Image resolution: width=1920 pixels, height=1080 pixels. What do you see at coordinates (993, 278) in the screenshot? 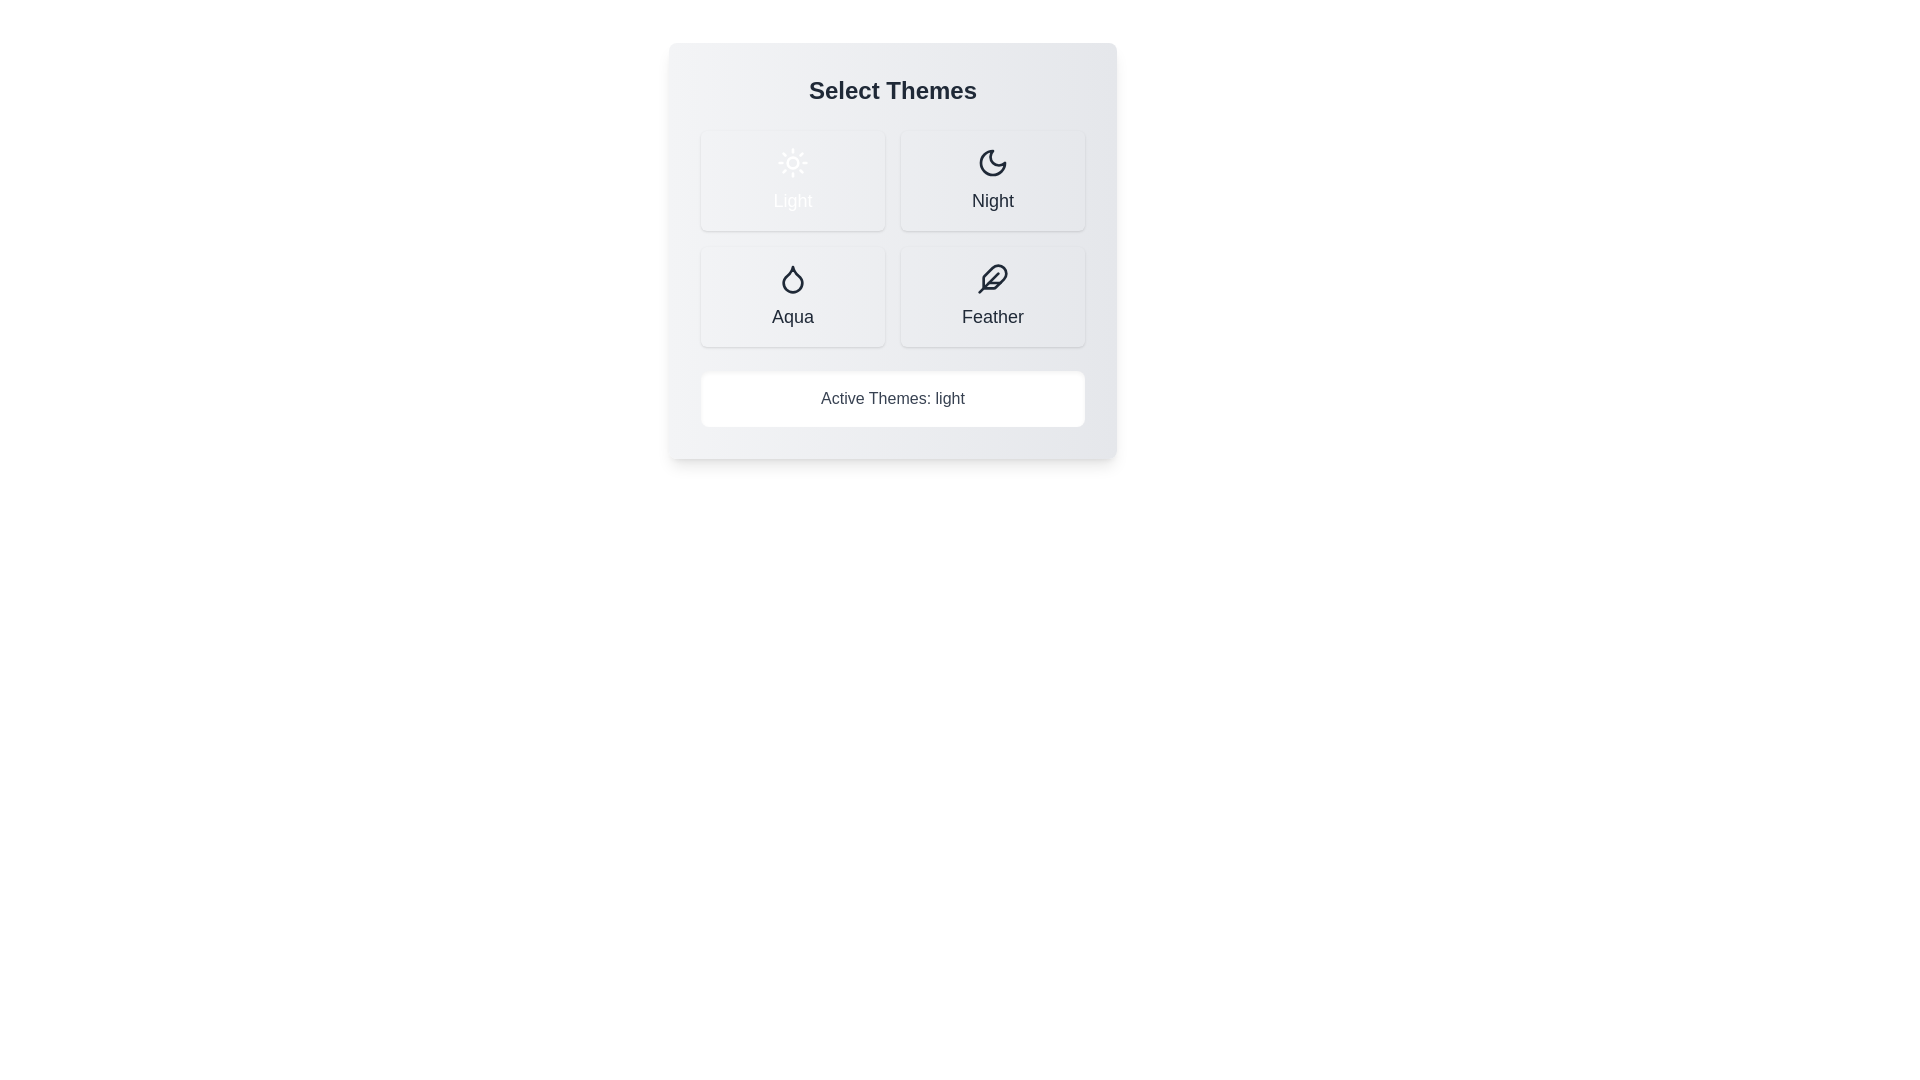
I see `the icon representing the Feather theme` at bounding box center [993, 278].